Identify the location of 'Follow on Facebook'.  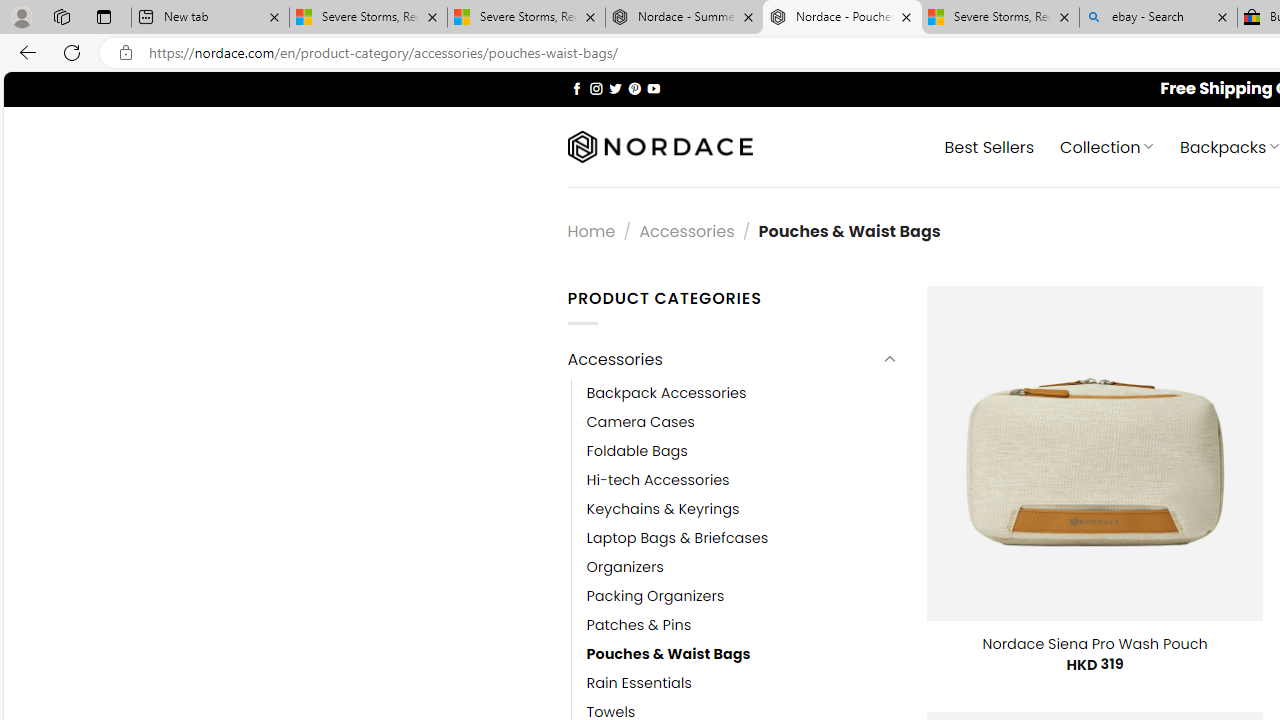
(576, 87).